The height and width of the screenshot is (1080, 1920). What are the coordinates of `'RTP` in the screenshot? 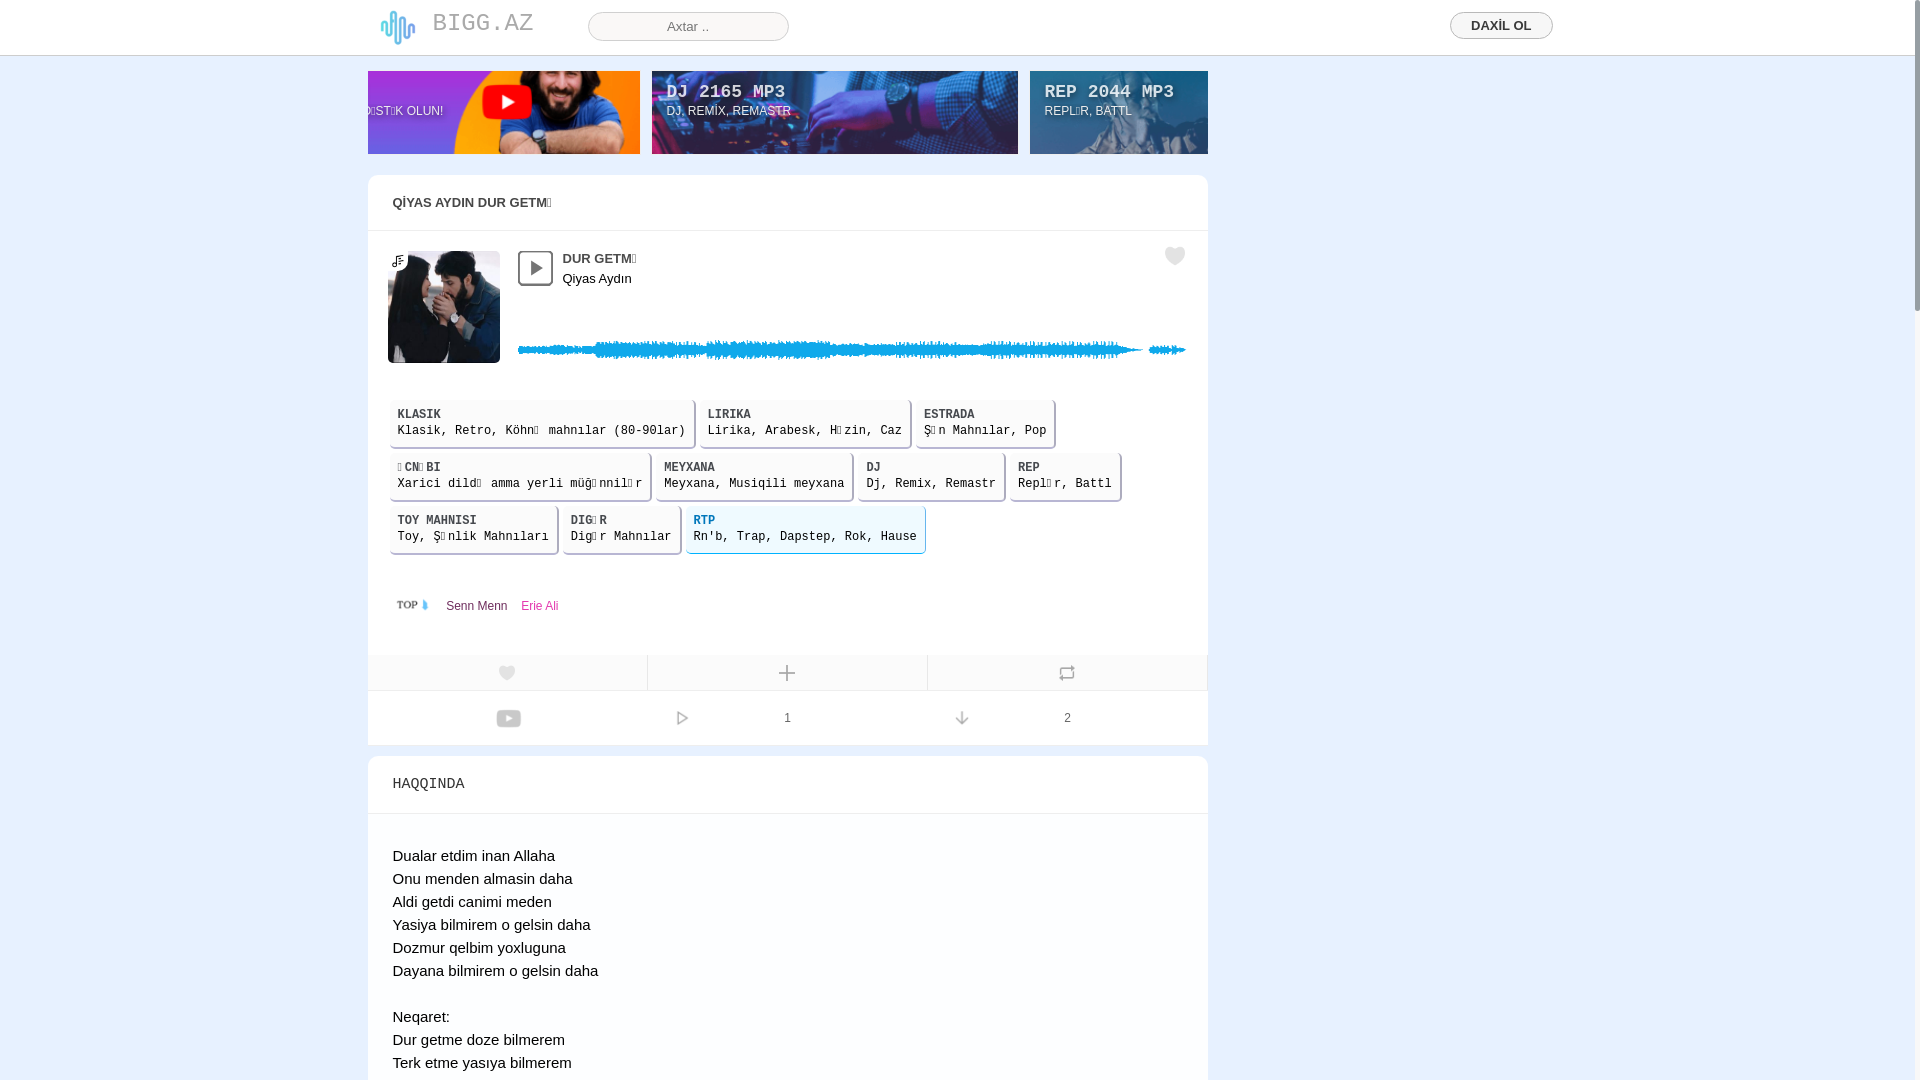 It's located at (806, 528).